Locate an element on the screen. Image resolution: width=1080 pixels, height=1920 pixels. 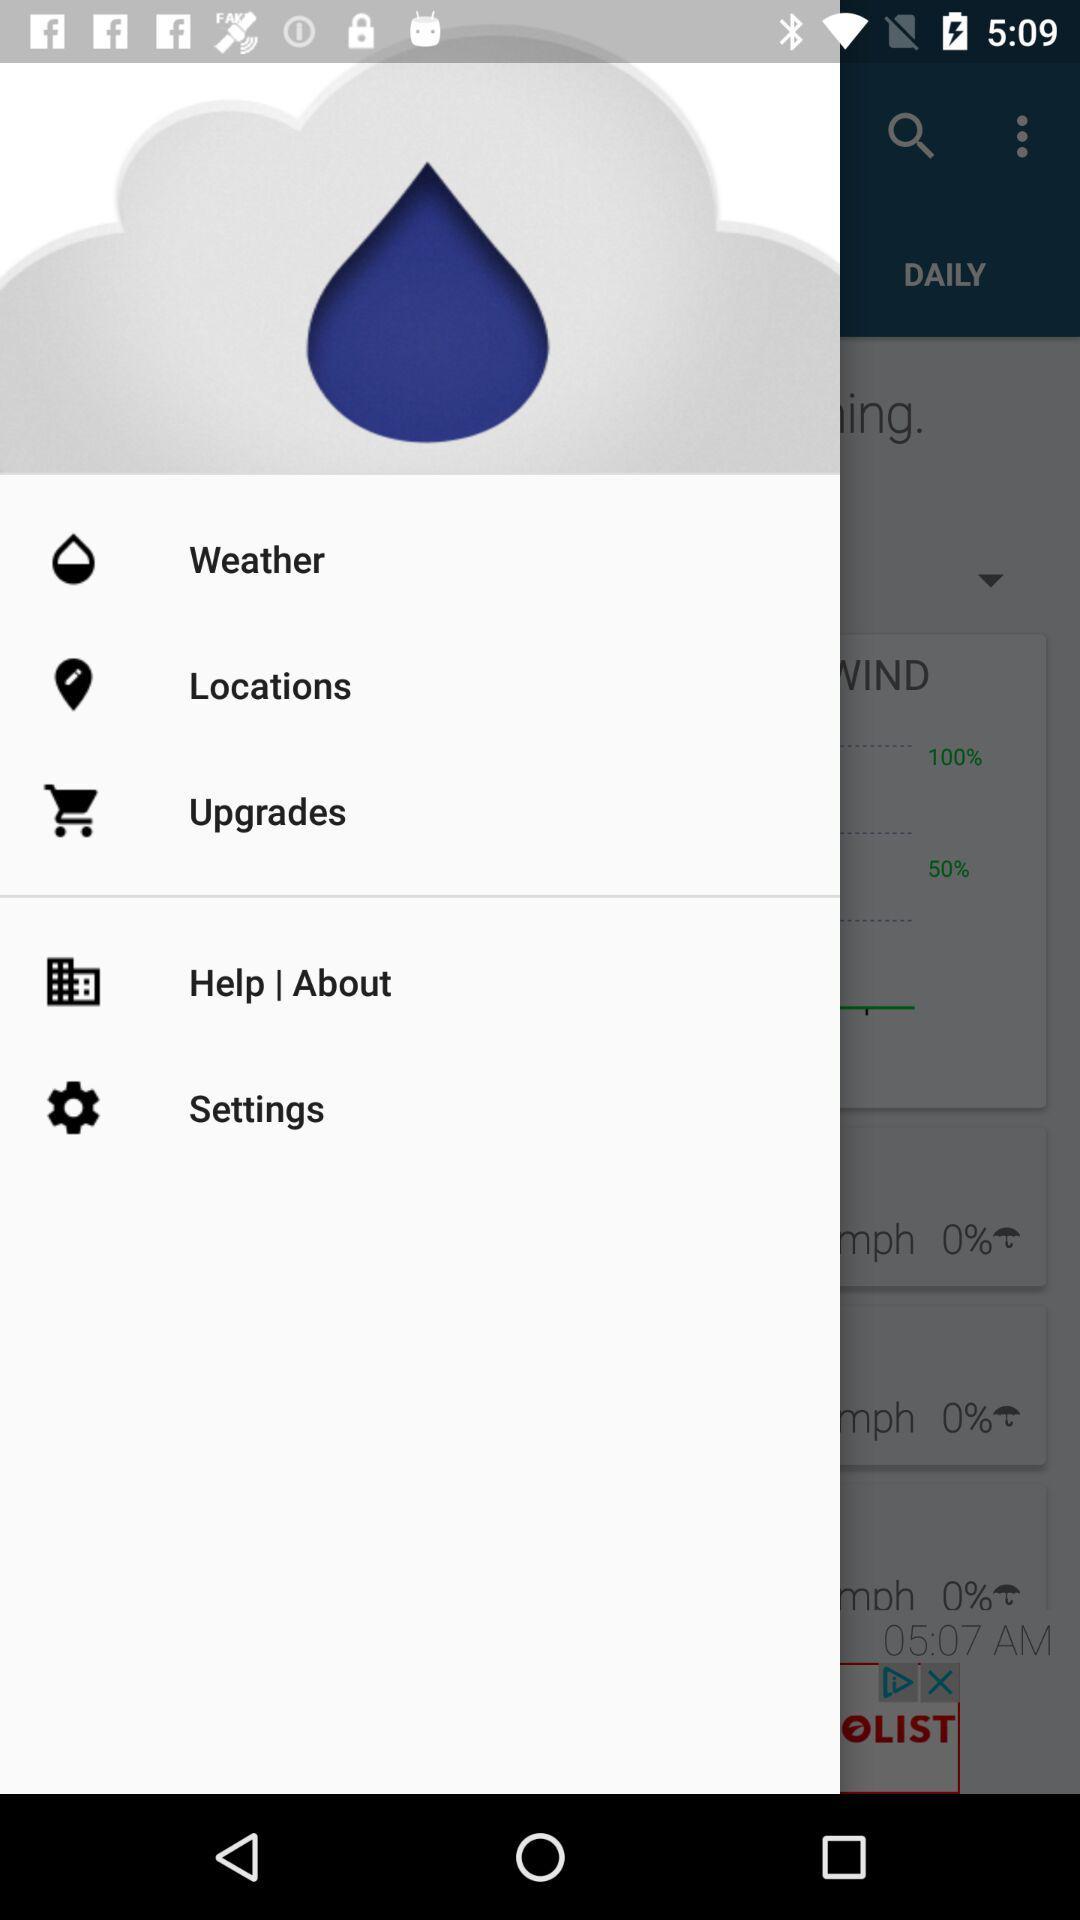
the icon left to help  about is located at coordinates (115, 982).